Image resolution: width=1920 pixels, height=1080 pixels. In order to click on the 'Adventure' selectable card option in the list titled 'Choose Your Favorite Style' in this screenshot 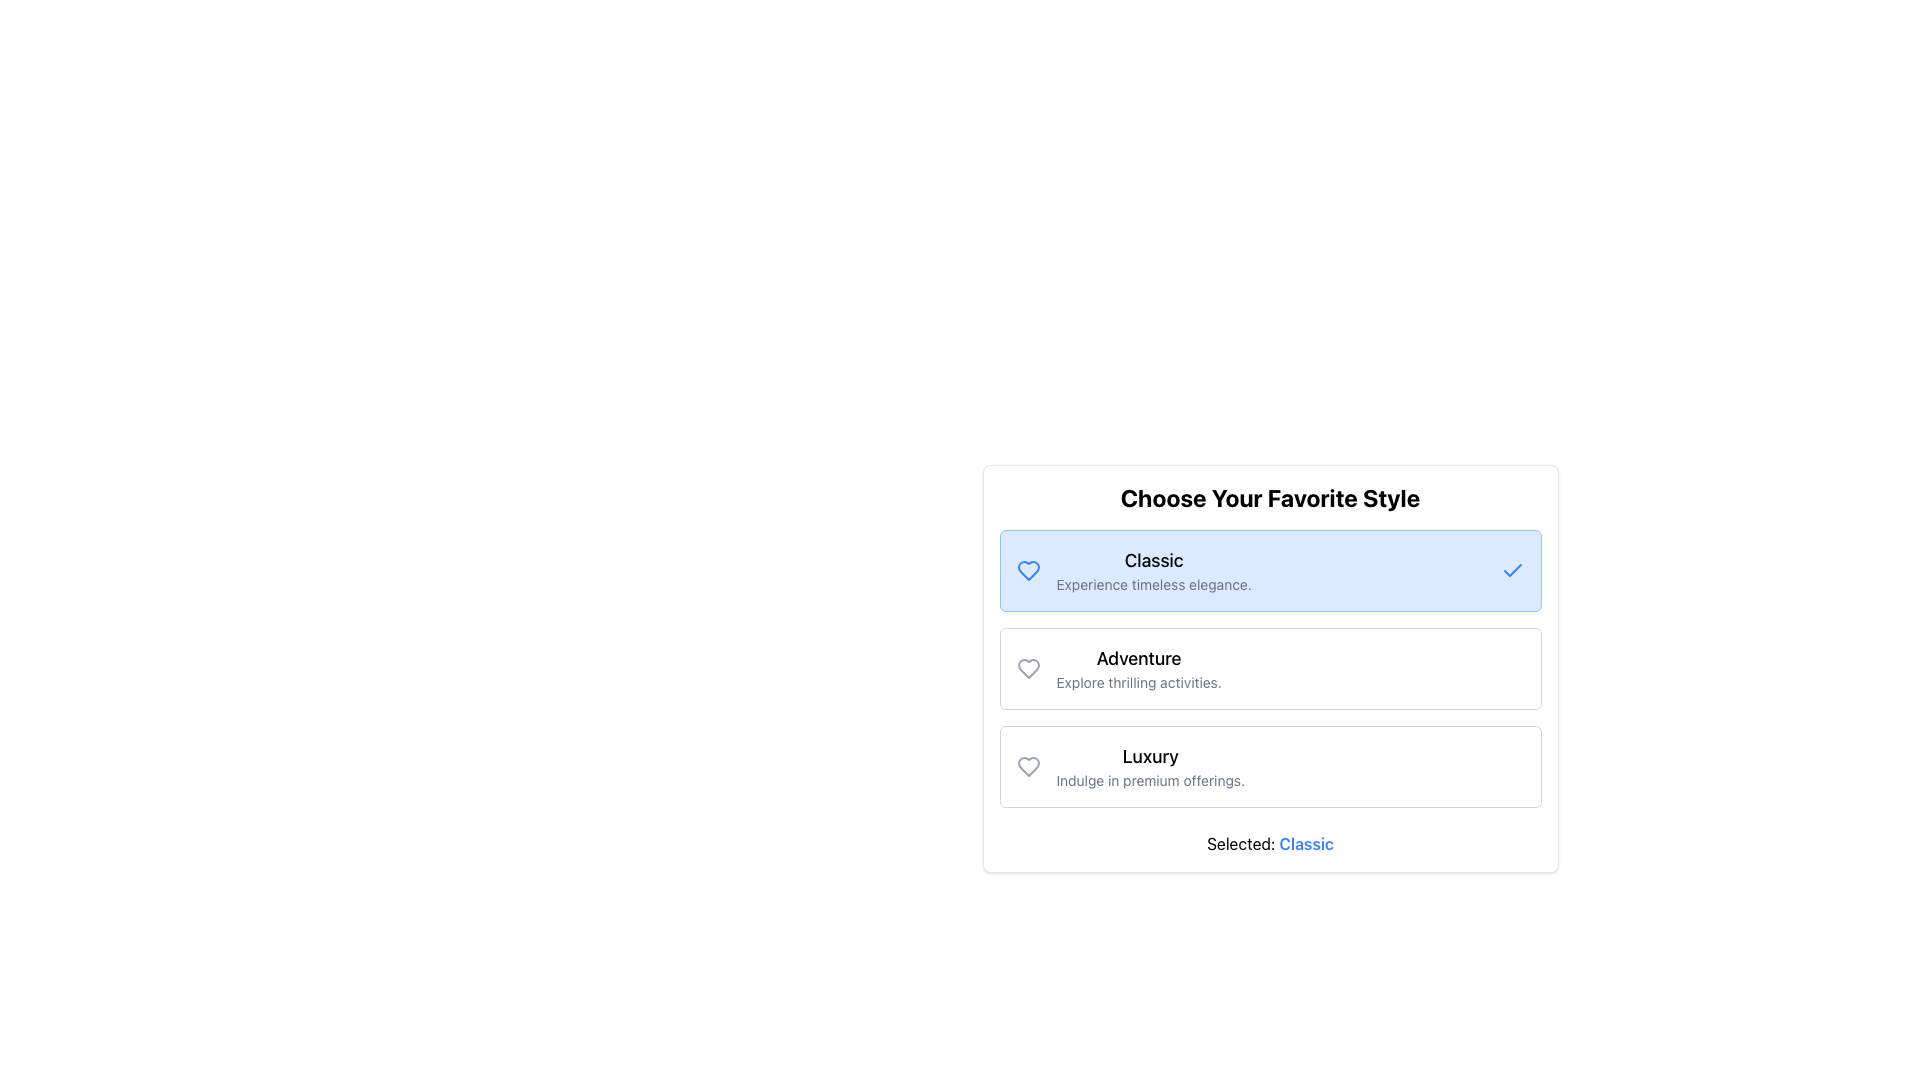, I will do `click(1269, 668)`.